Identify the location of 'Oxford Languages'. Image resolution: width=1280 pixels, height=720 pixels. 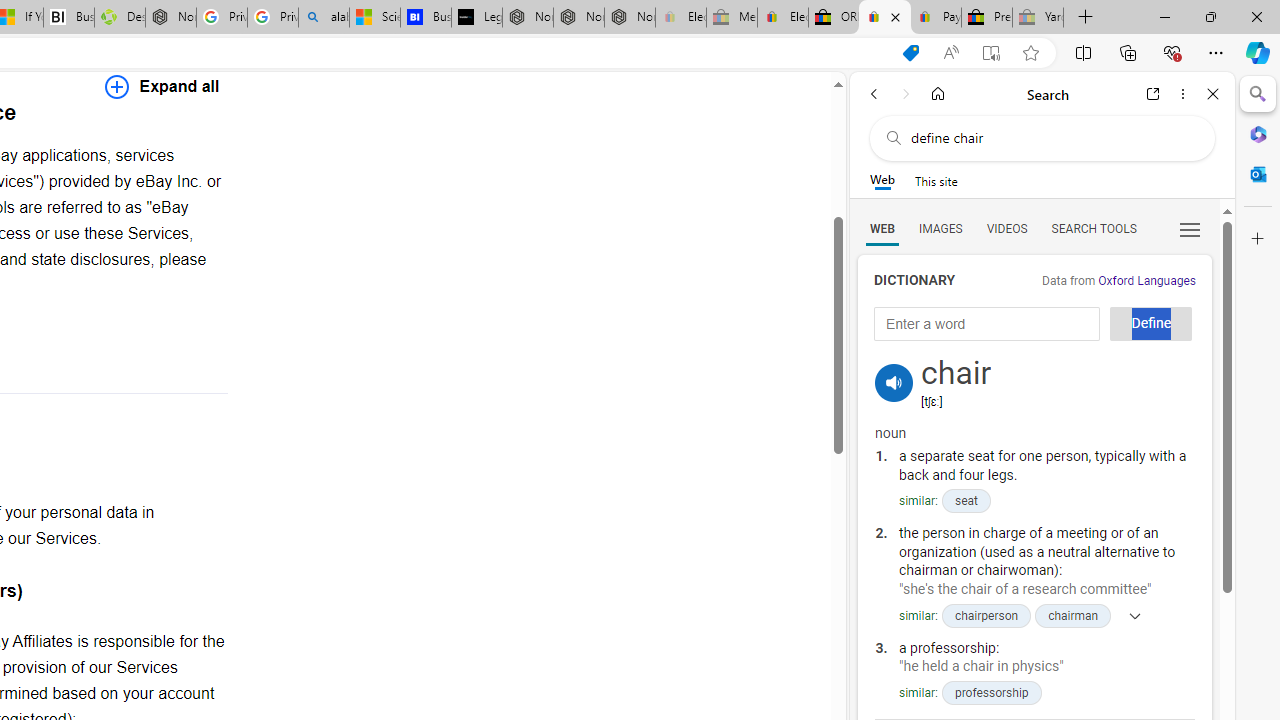
(1146, 281).